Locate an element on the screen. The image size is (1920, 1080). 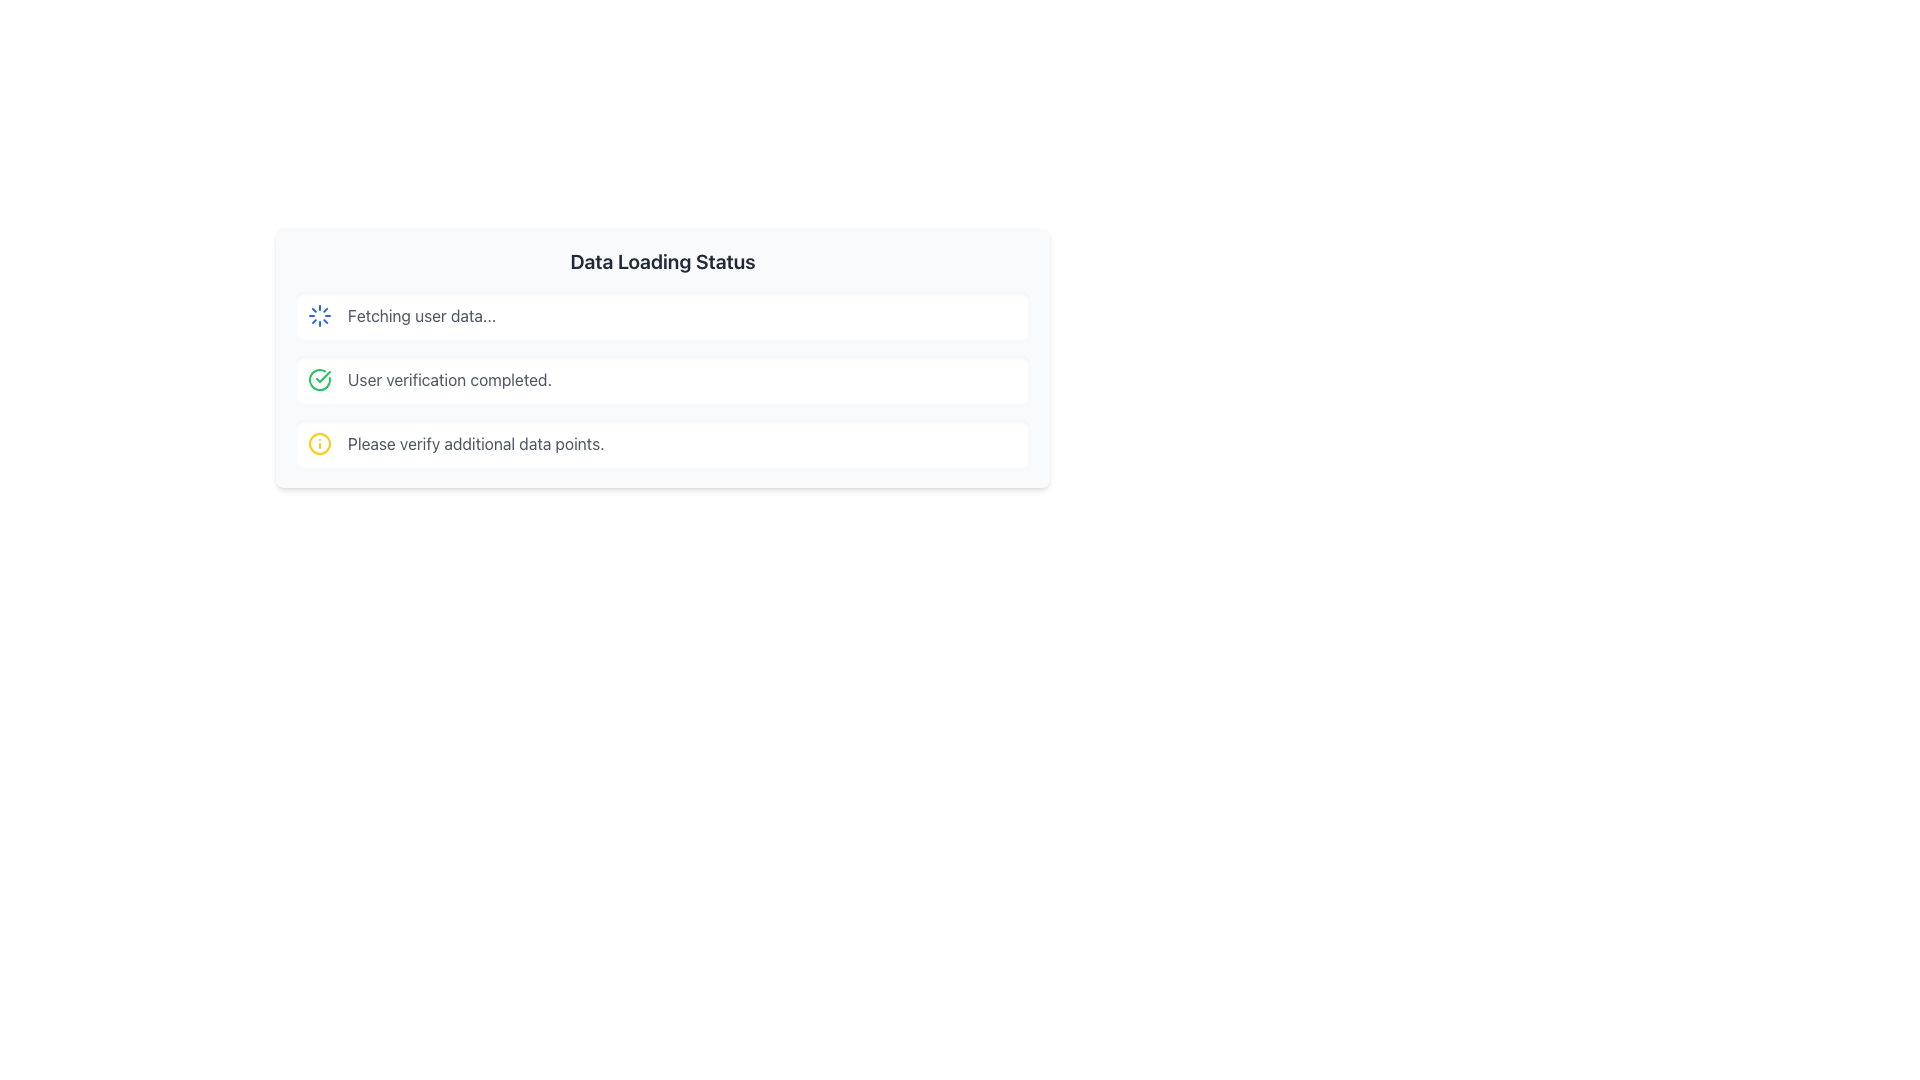
the informational message box that prompts the user for additional data verification, located below the 'User verification completed' item in the 'Data Loading Status' section is located at coordinates (662, 442).